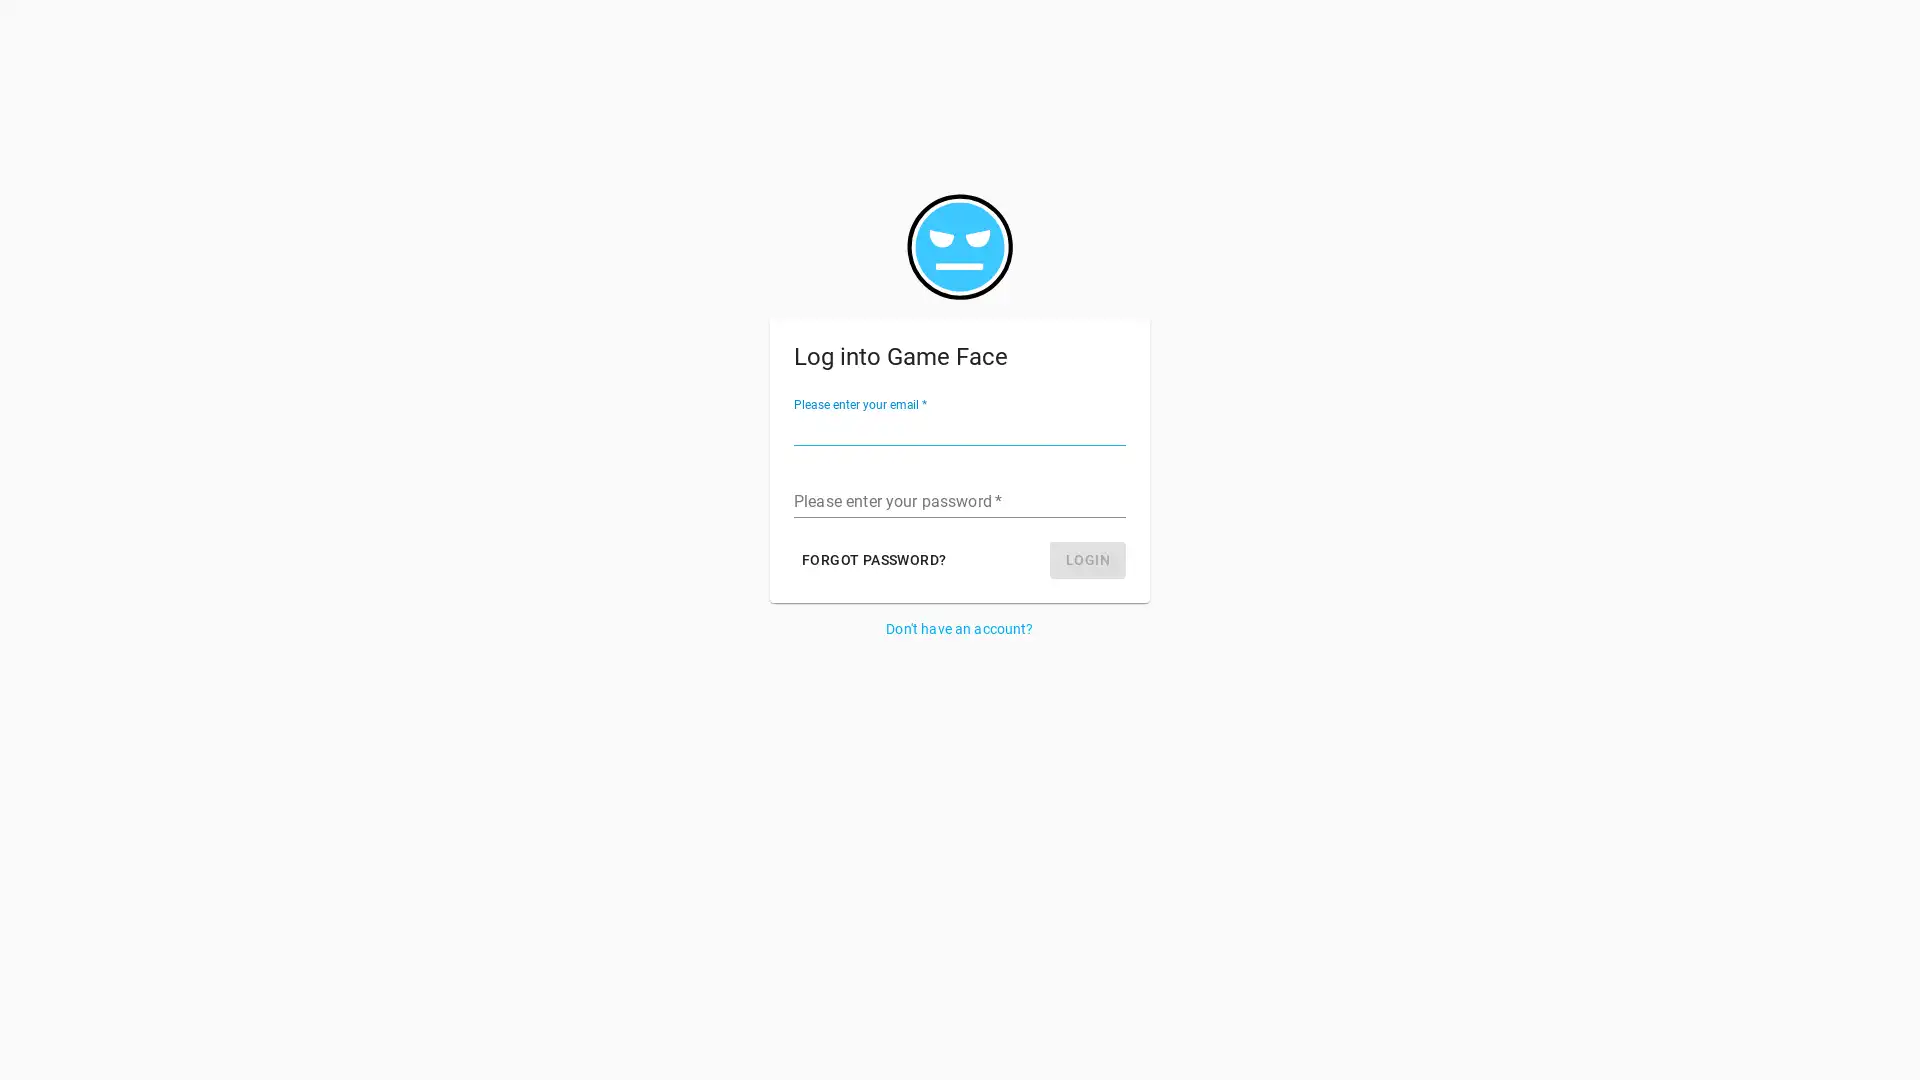 The height and width of the screenshot is (1080, 1920). I want to click on LOGIN, so click(1087, 559).